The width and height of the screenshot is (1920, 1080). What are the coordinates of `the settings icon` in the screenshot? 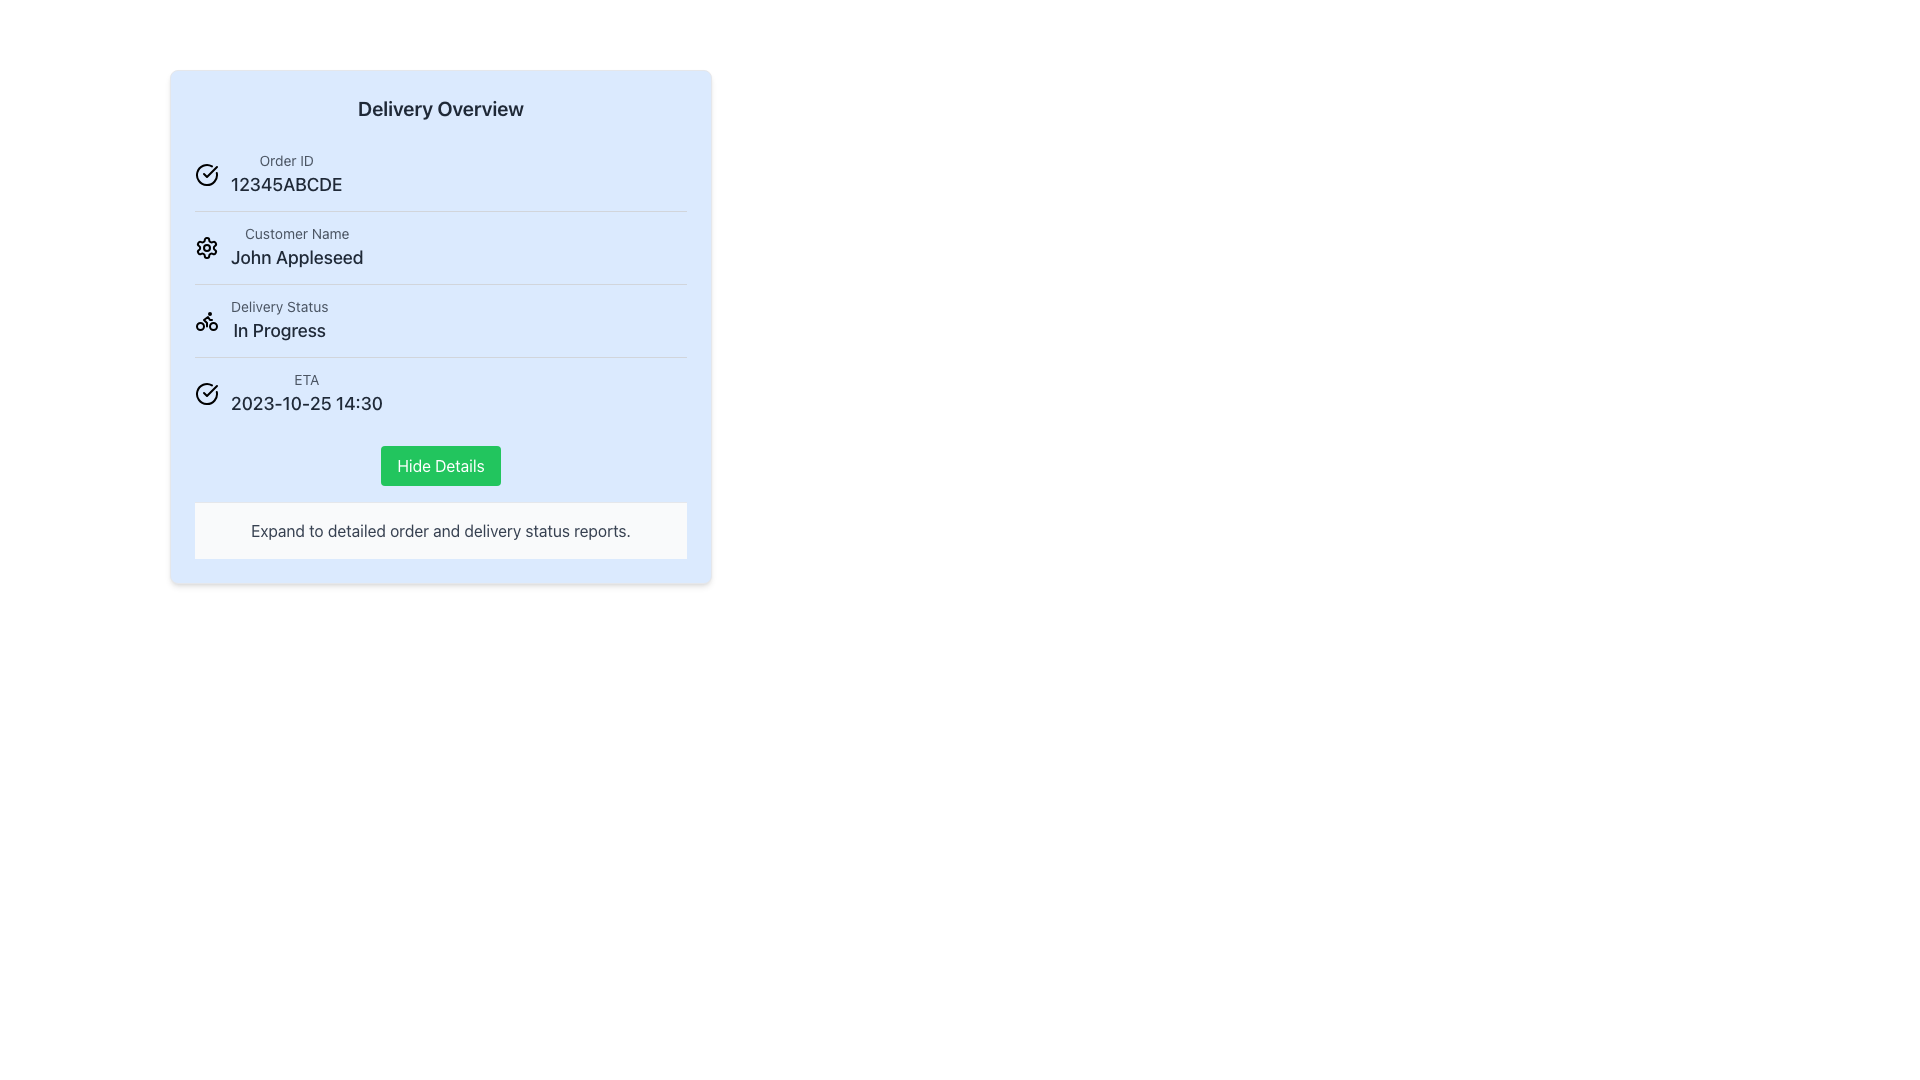 It's located at (206, 246).